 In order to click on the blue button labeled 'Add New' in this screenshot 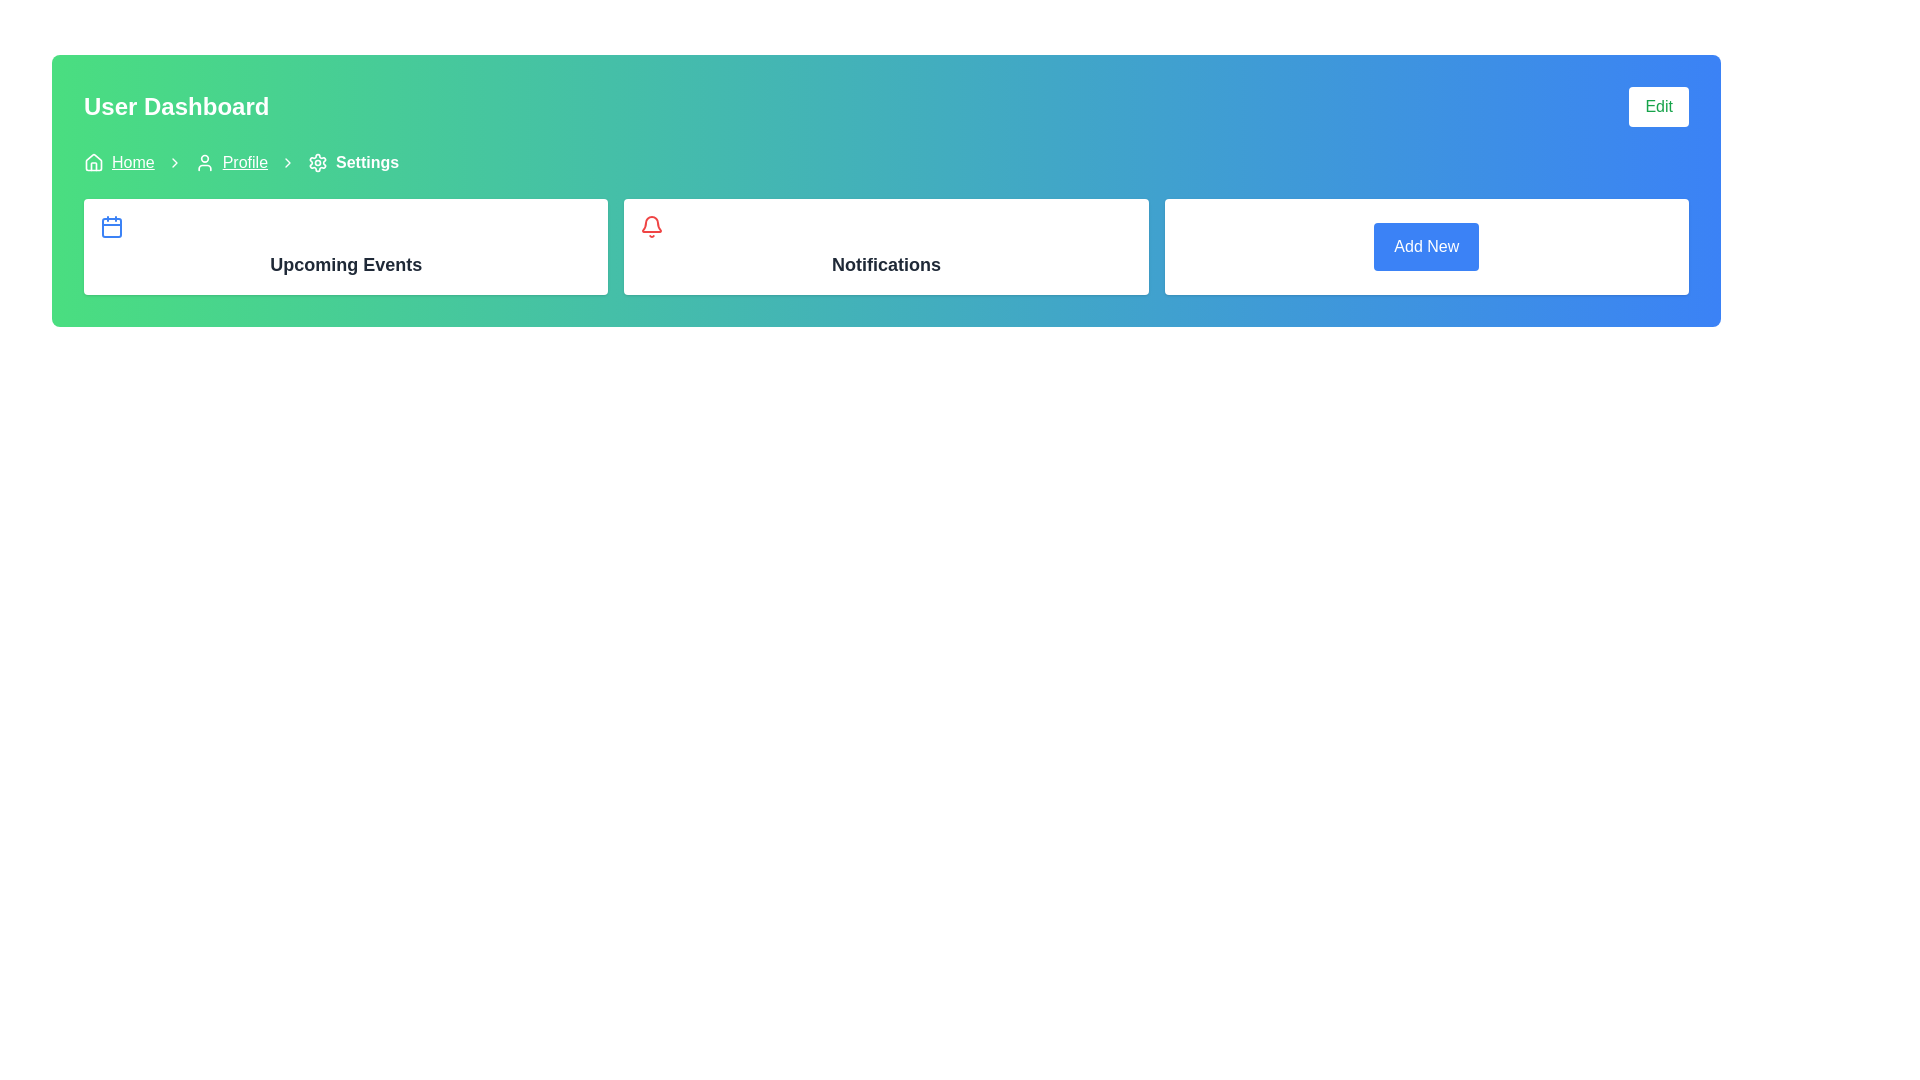, I will do `click(1425, 245)`.